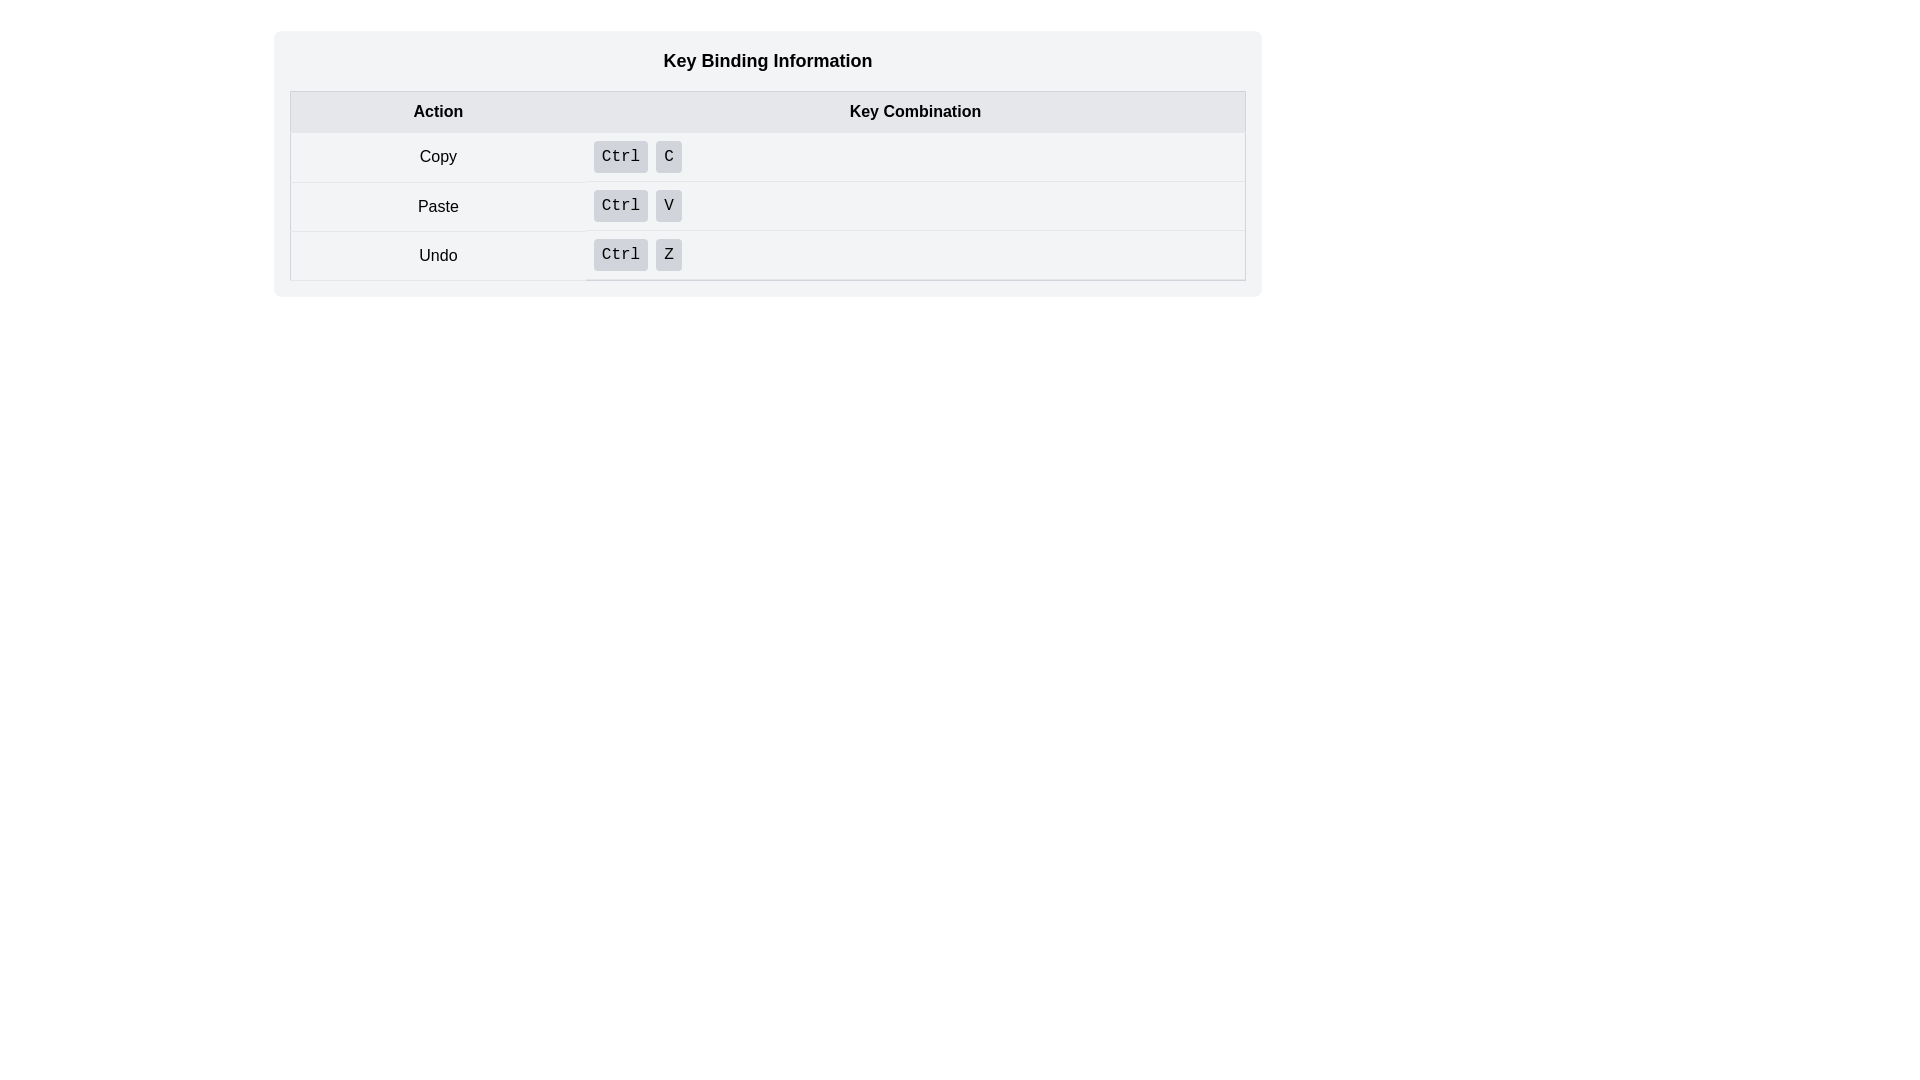 The image size is (1920, 1080). Describe the element at coordinates (914, 111) in the screenshot. I see `the 'Key Combination' header label, which is the second header in the top-right corner of the table, adjacent to the 'Action' header` at that location.